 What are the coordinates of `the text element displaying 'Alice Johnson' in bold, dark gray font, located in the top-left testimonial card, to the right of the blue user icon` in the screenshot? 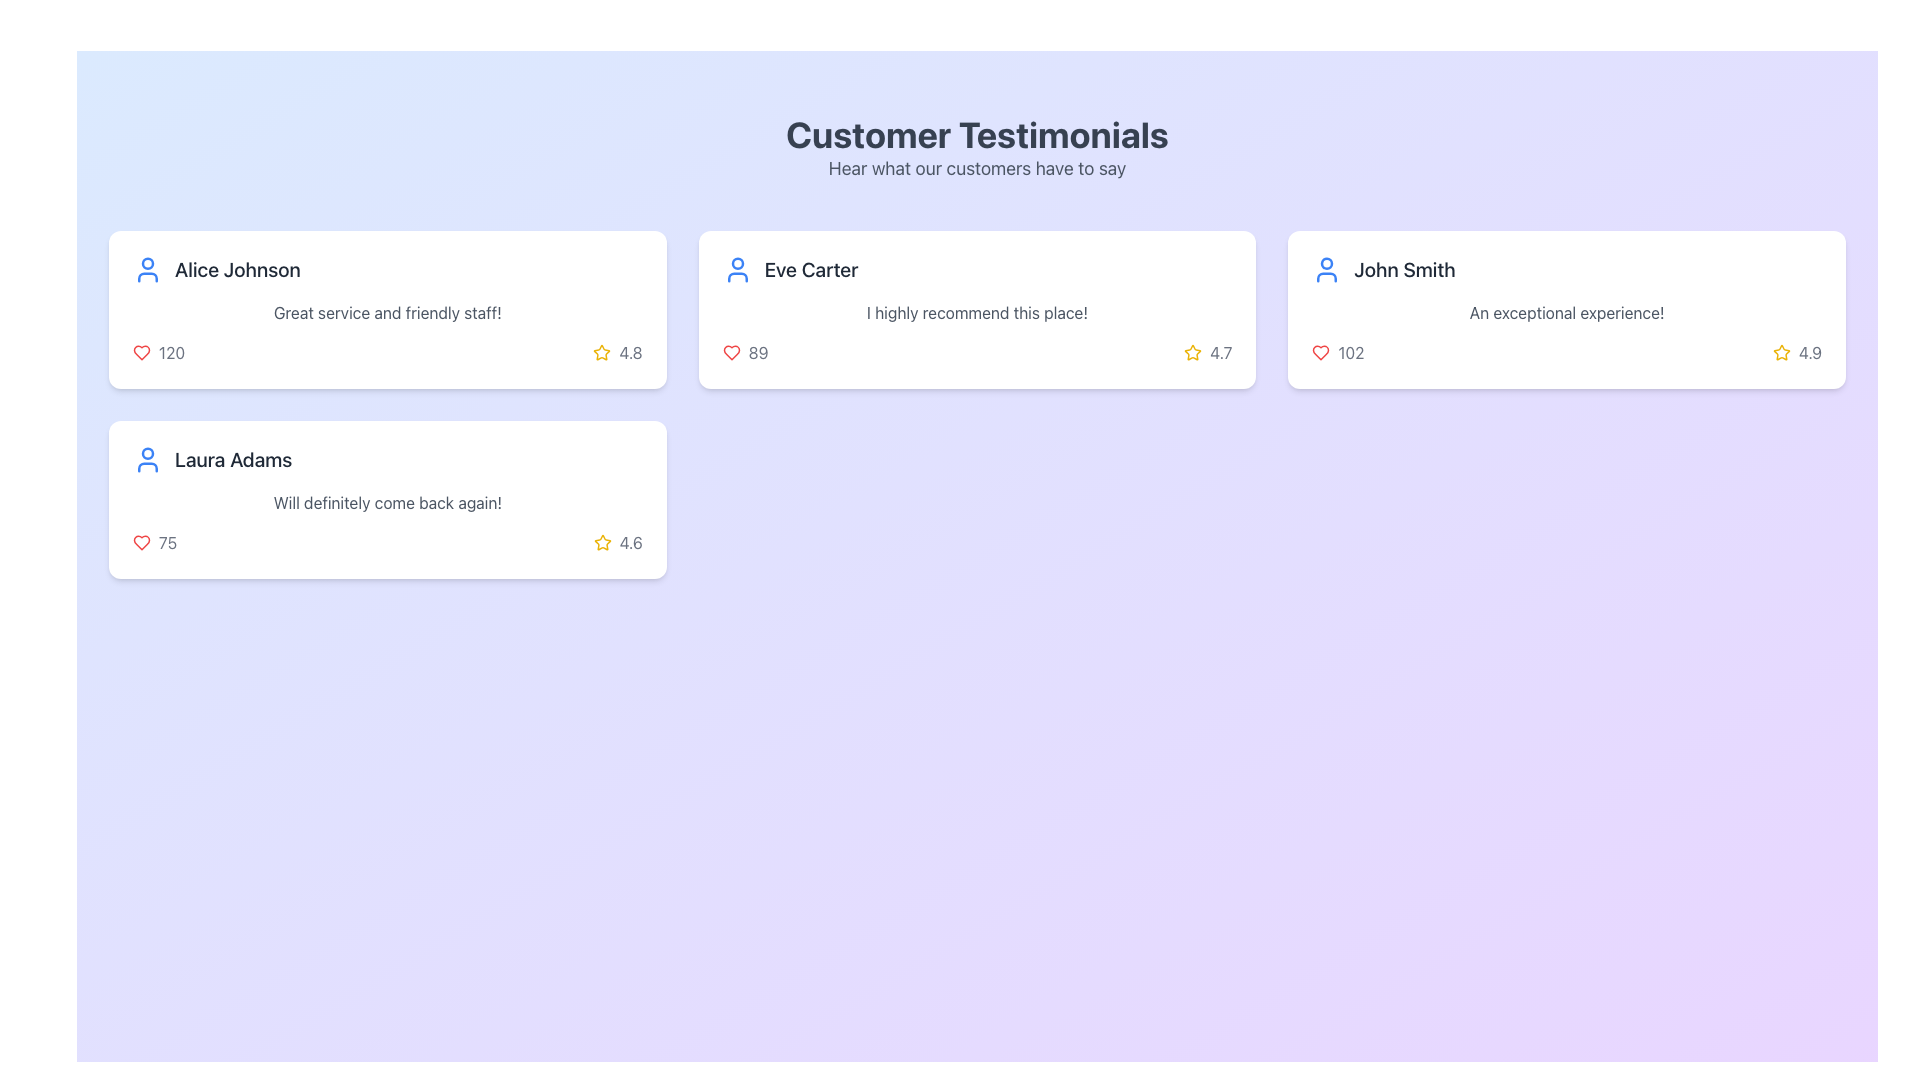 It's located at (237, 270).